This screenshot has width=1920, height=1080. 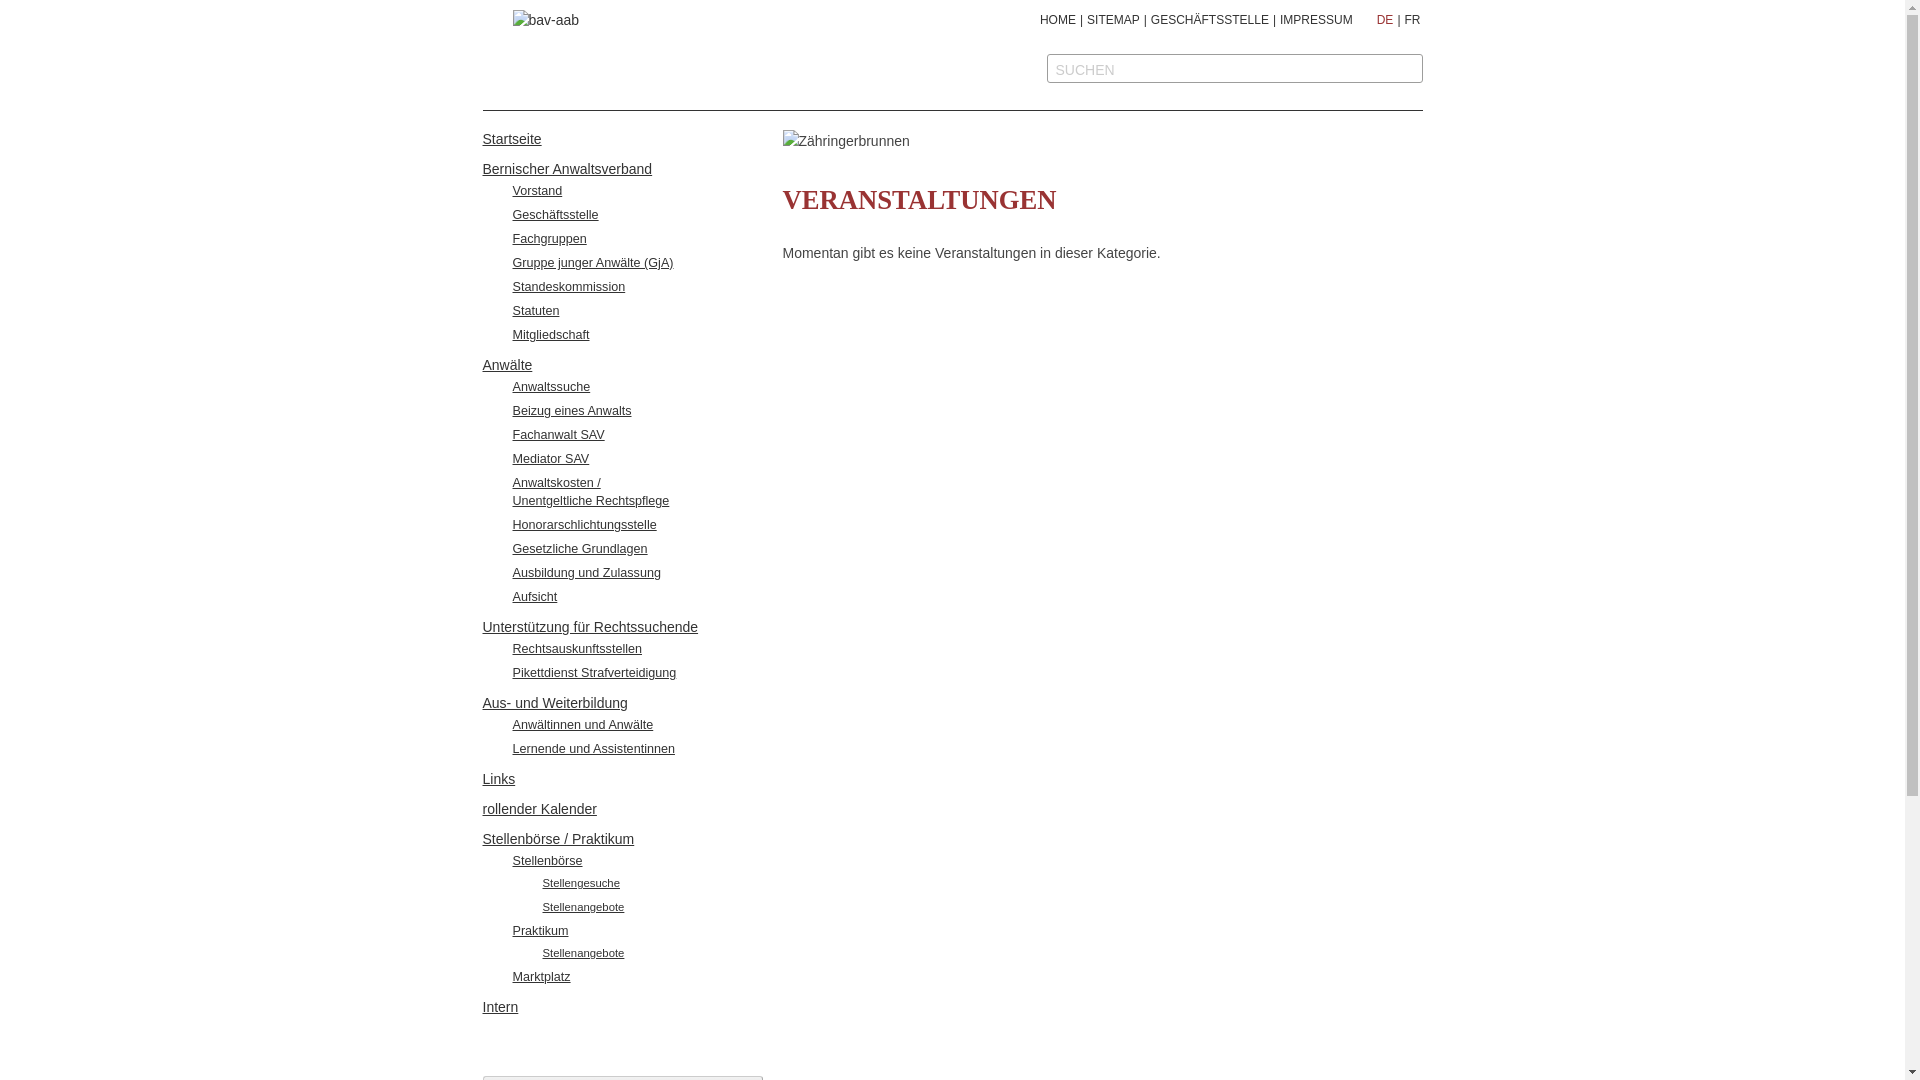 What do you see at coordinates (1376, 19) in the screenshot?
I see `'DE'` at bounding box center [1376, 19].